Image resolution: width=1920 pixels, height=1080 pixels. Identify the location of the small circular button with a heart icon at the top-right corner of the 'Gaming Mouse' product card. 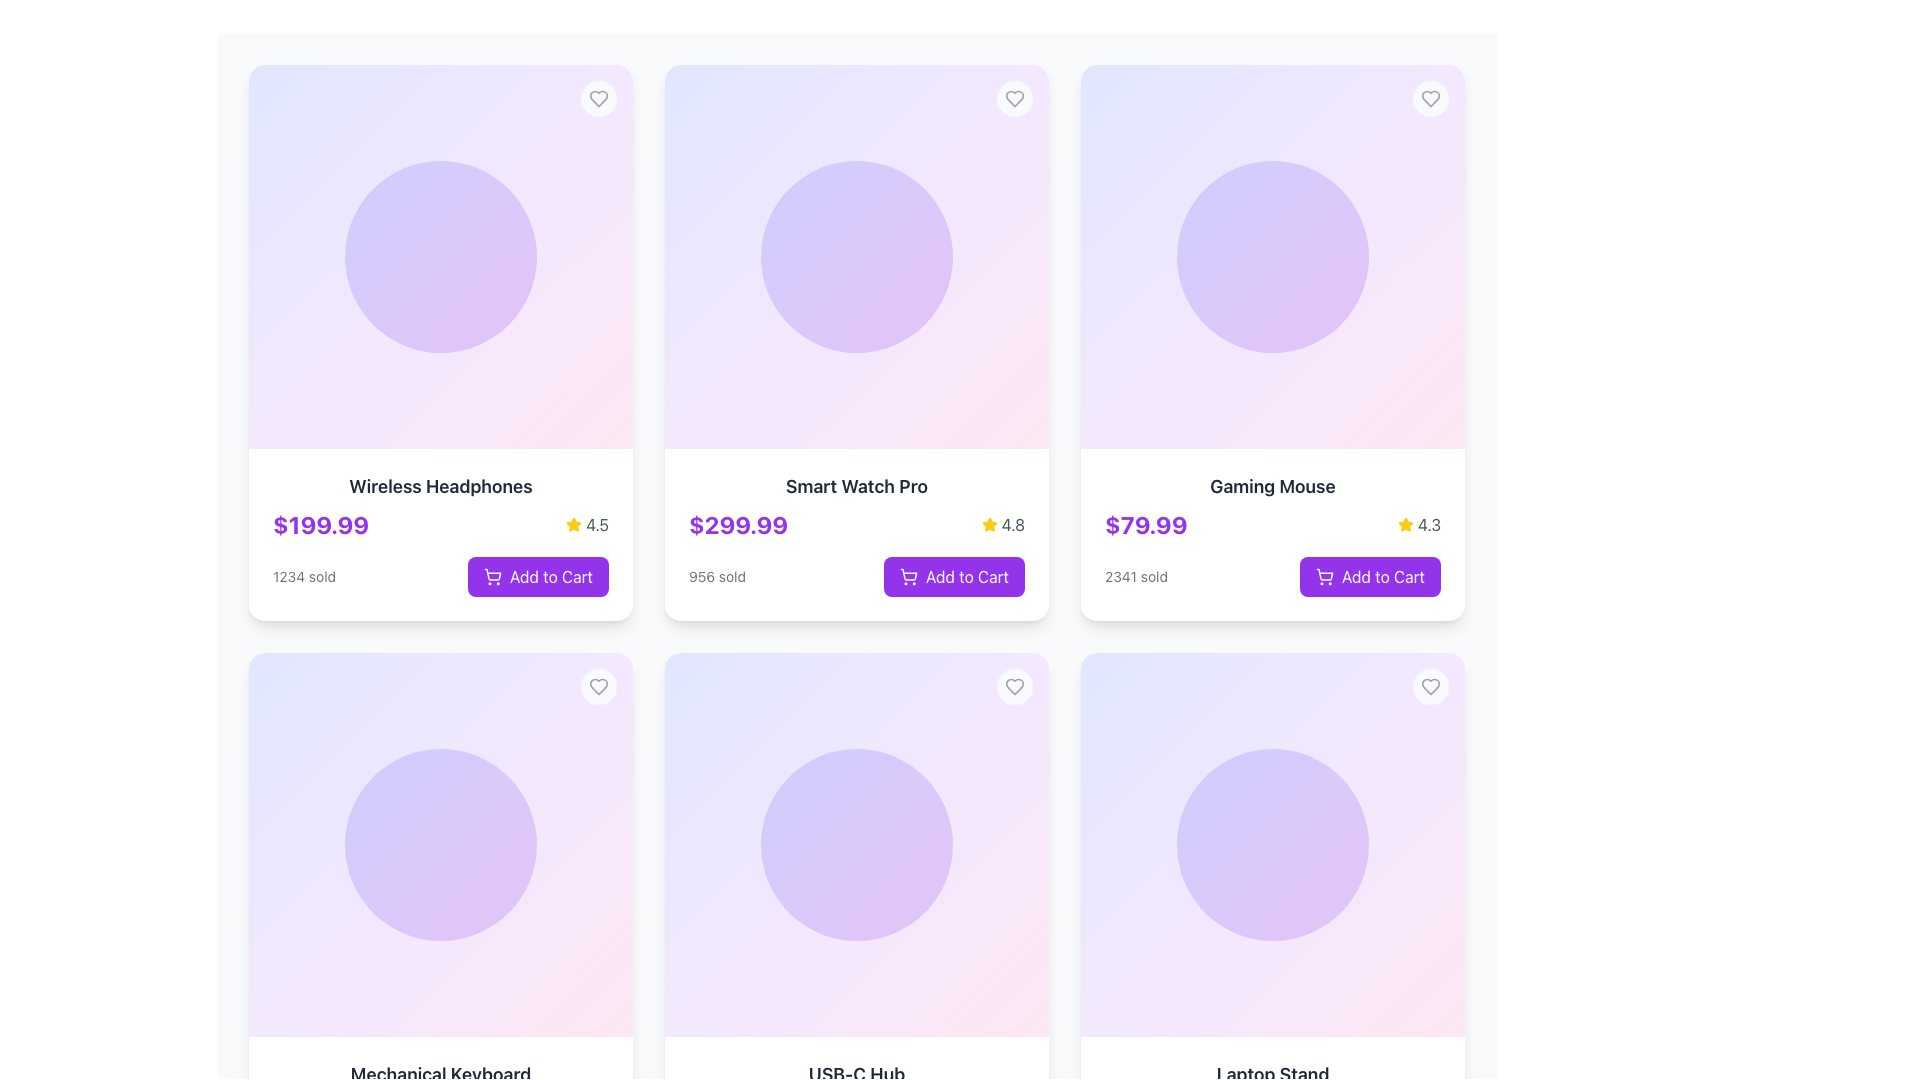
(1429, 99).